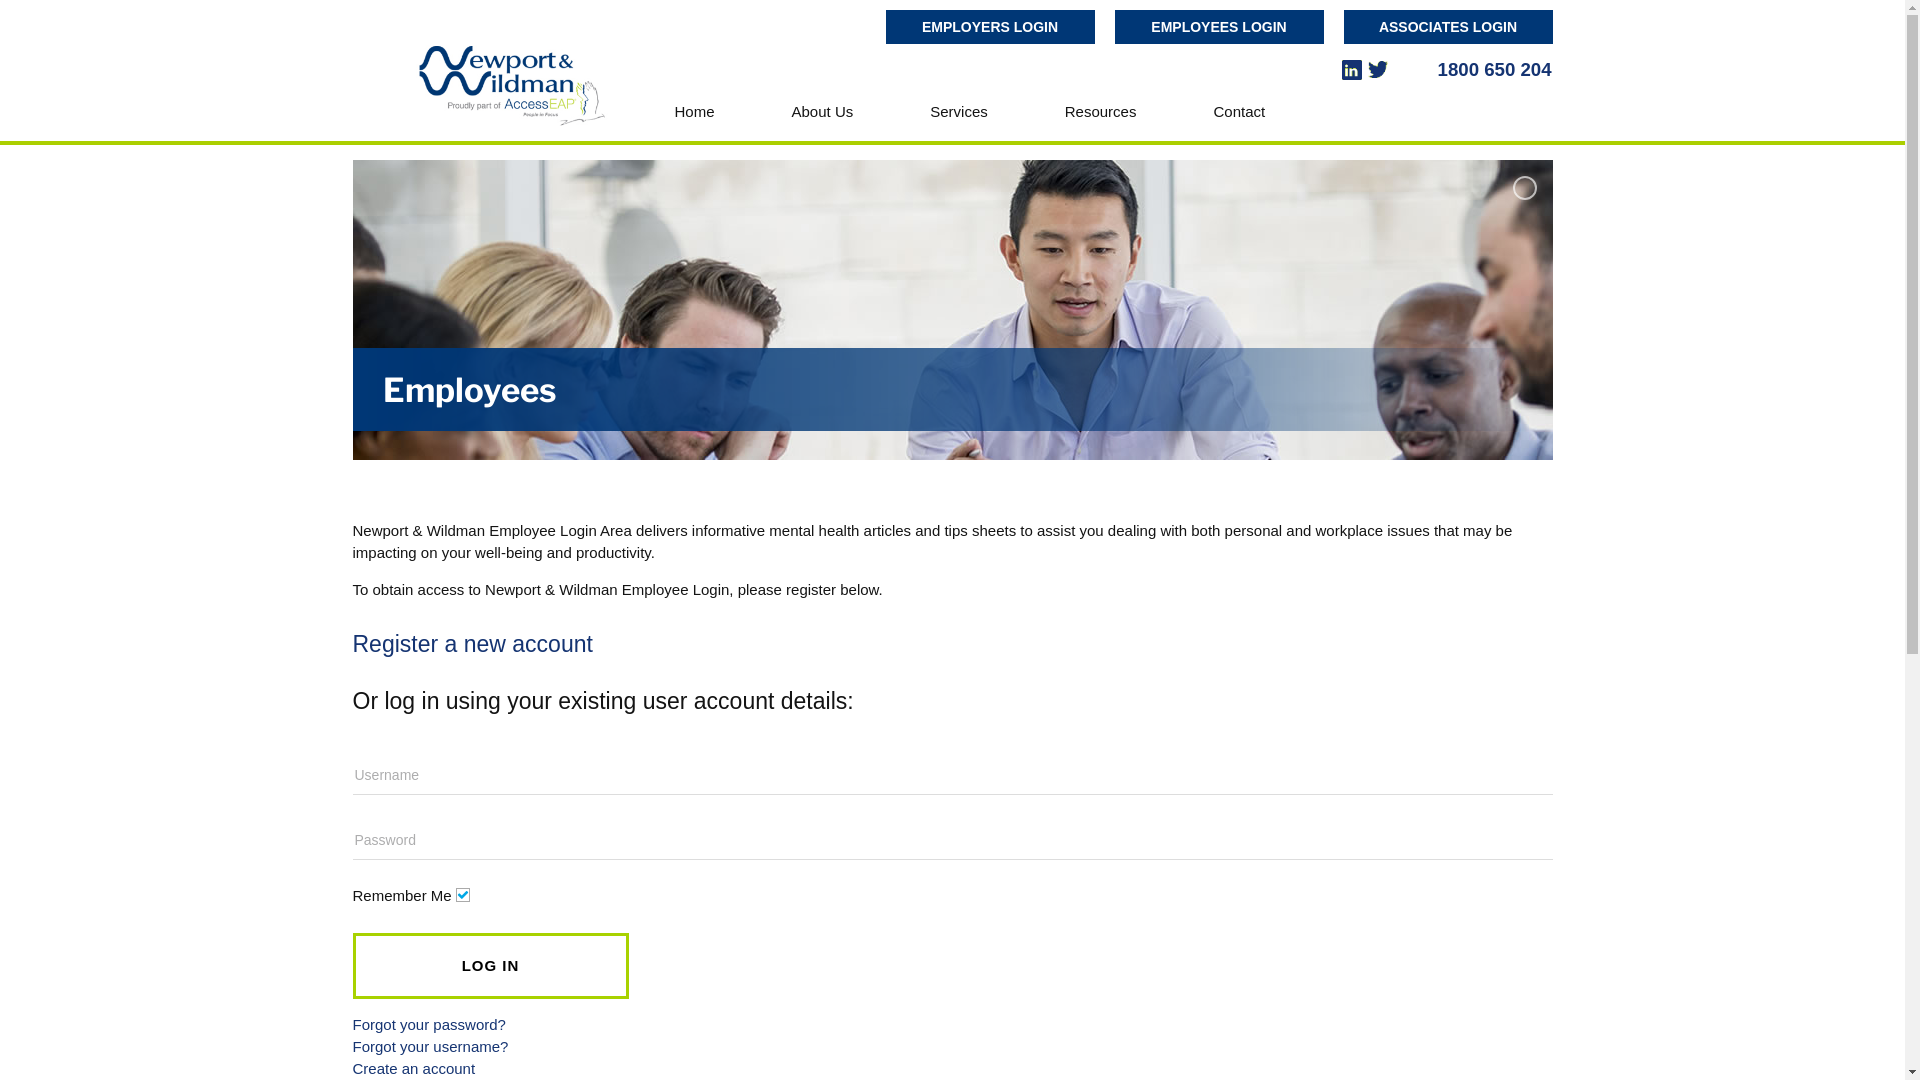 The height and width of the screenshot is (1080, 1920). Describe the element at coordinates (1099, 111) in the screenshot. I see `'Resources'` at that location.